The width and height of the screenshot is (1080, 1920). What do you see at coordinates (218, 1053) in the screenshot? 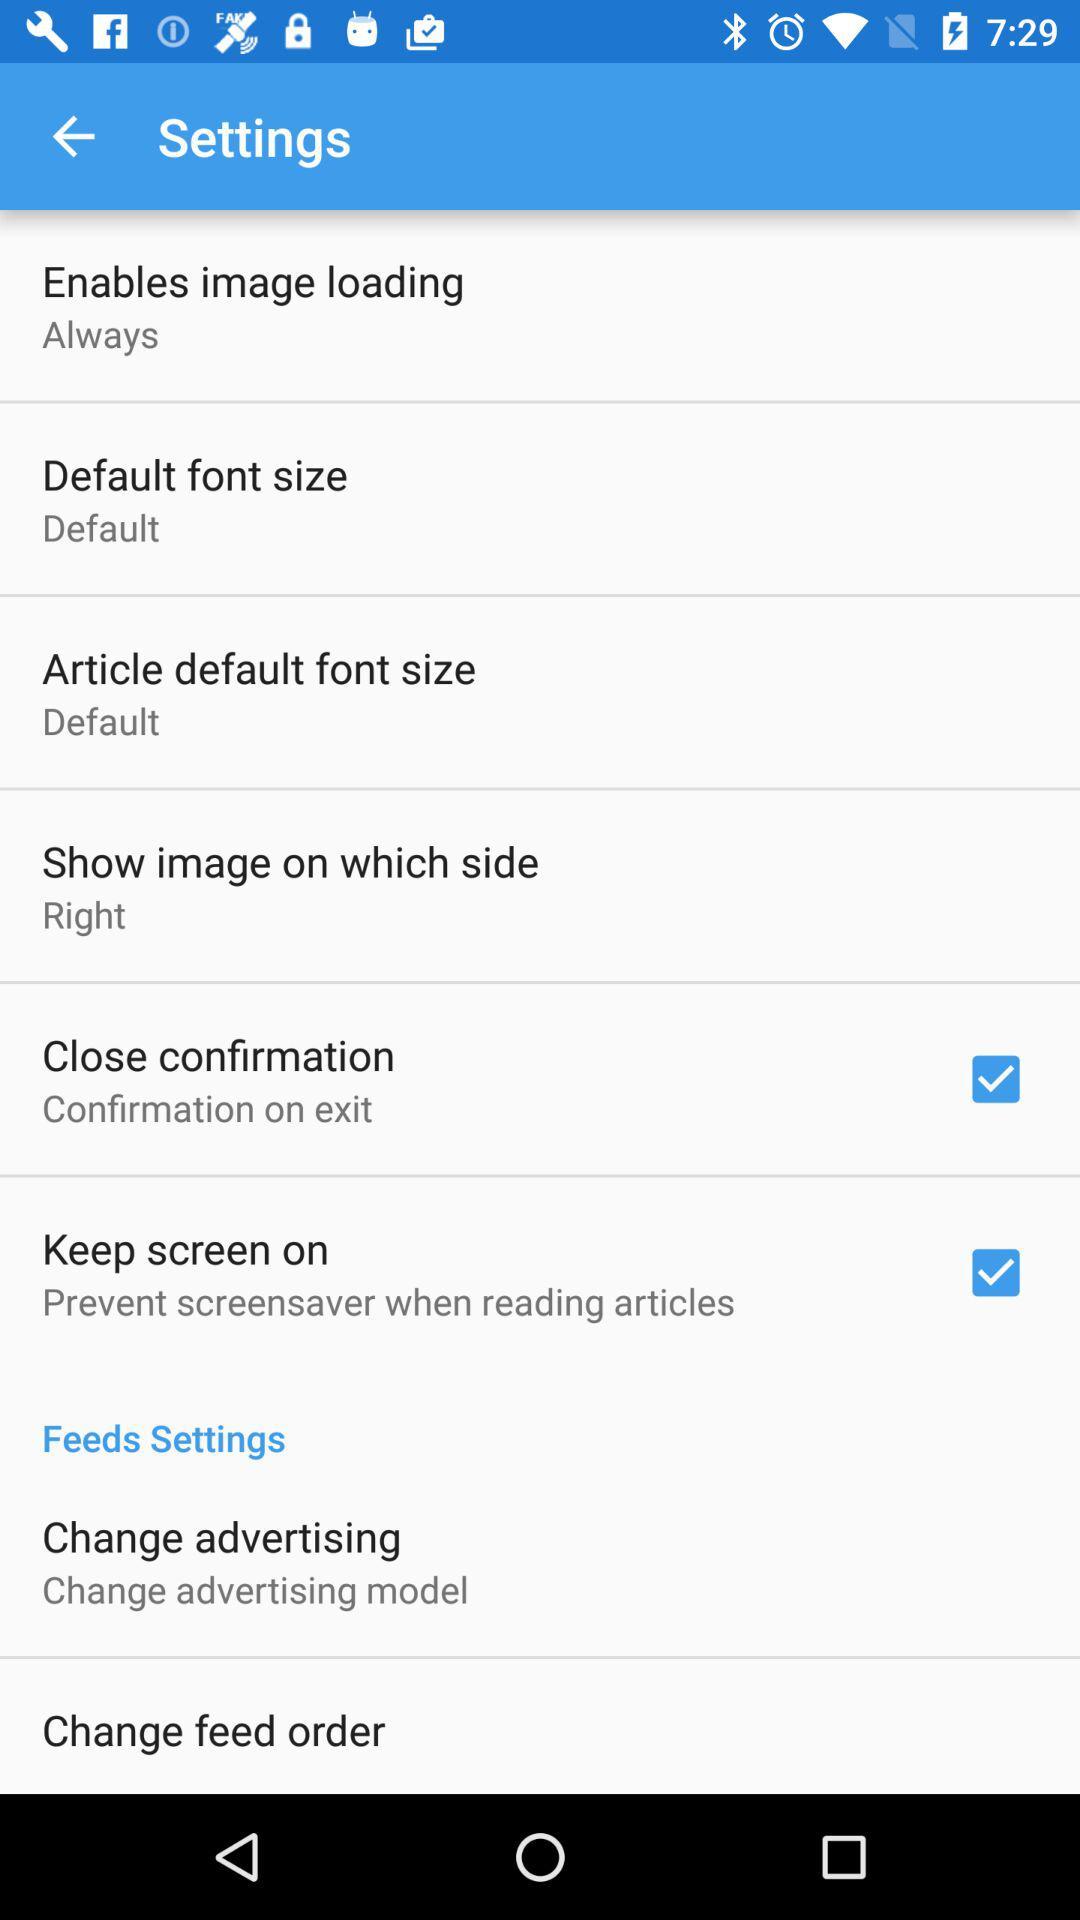
I see `the item below the right icon` at bounding box center [218, 1053].